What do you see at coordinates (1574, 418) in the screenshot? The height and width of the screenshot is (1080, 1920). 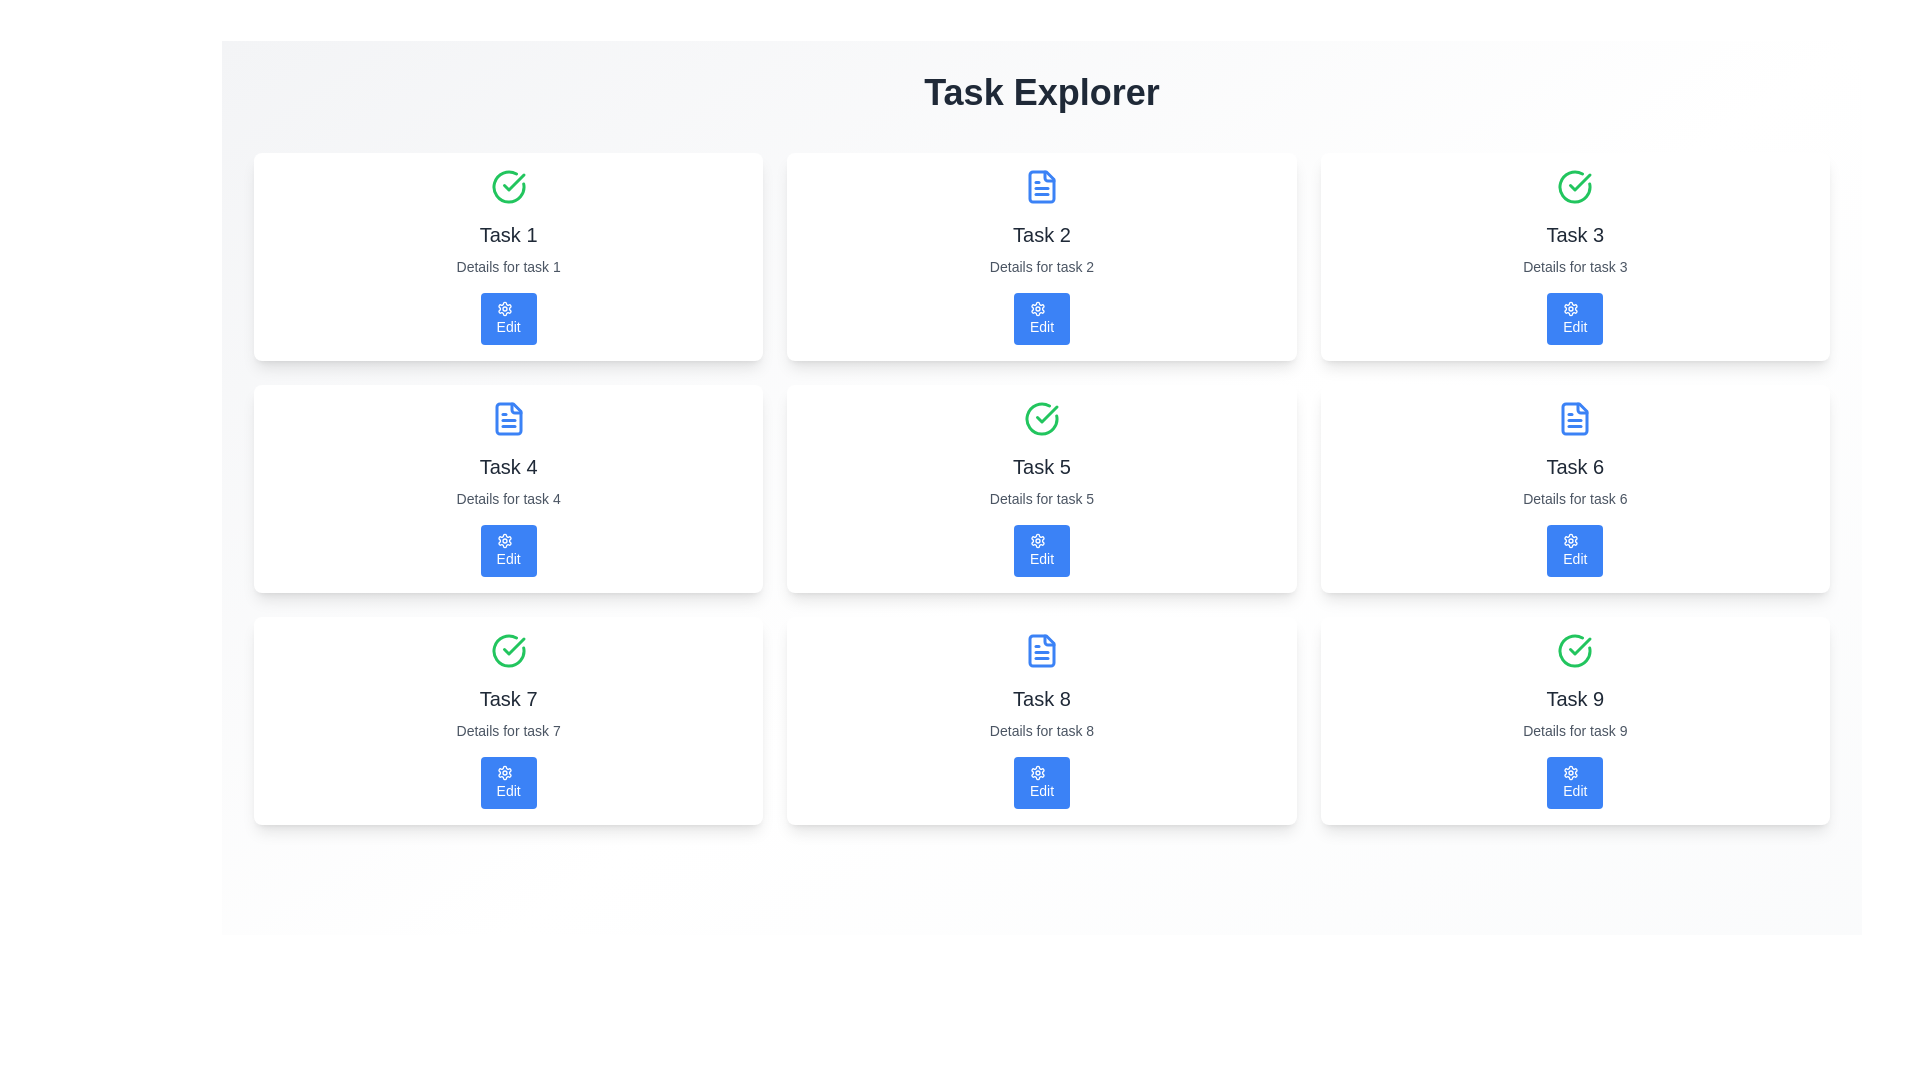 I see `the document icon with a blue outline and stylized text lines, located in the 'Task 6' card, second row, middle column` at bounding box center [1574, 418].